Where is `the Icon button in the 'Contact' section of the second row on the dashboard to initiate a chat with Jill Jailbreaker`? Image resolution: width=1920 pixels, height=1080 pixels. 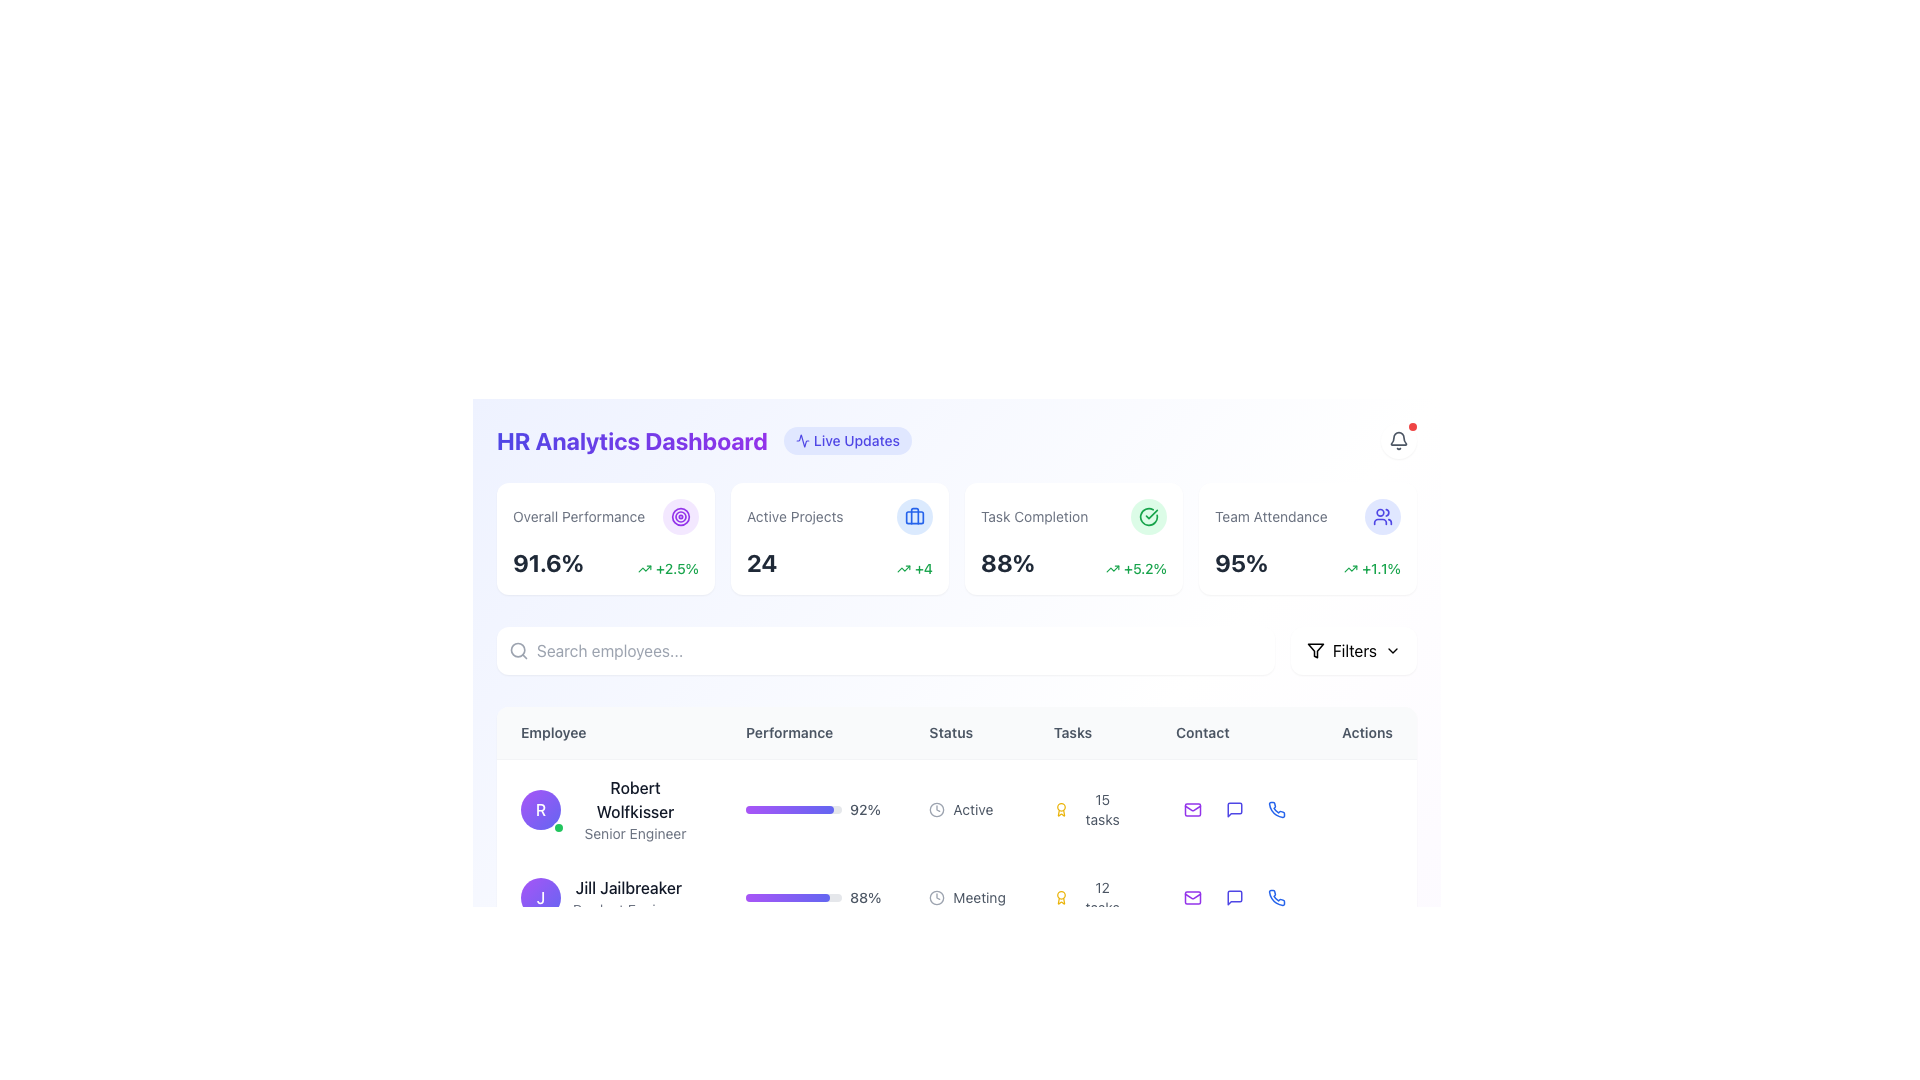 the Icon button in the 'Contact' section of the second row on the dashboard to initiate a chat with Jill Jailbreaker is located at coordinates (1234, 897).